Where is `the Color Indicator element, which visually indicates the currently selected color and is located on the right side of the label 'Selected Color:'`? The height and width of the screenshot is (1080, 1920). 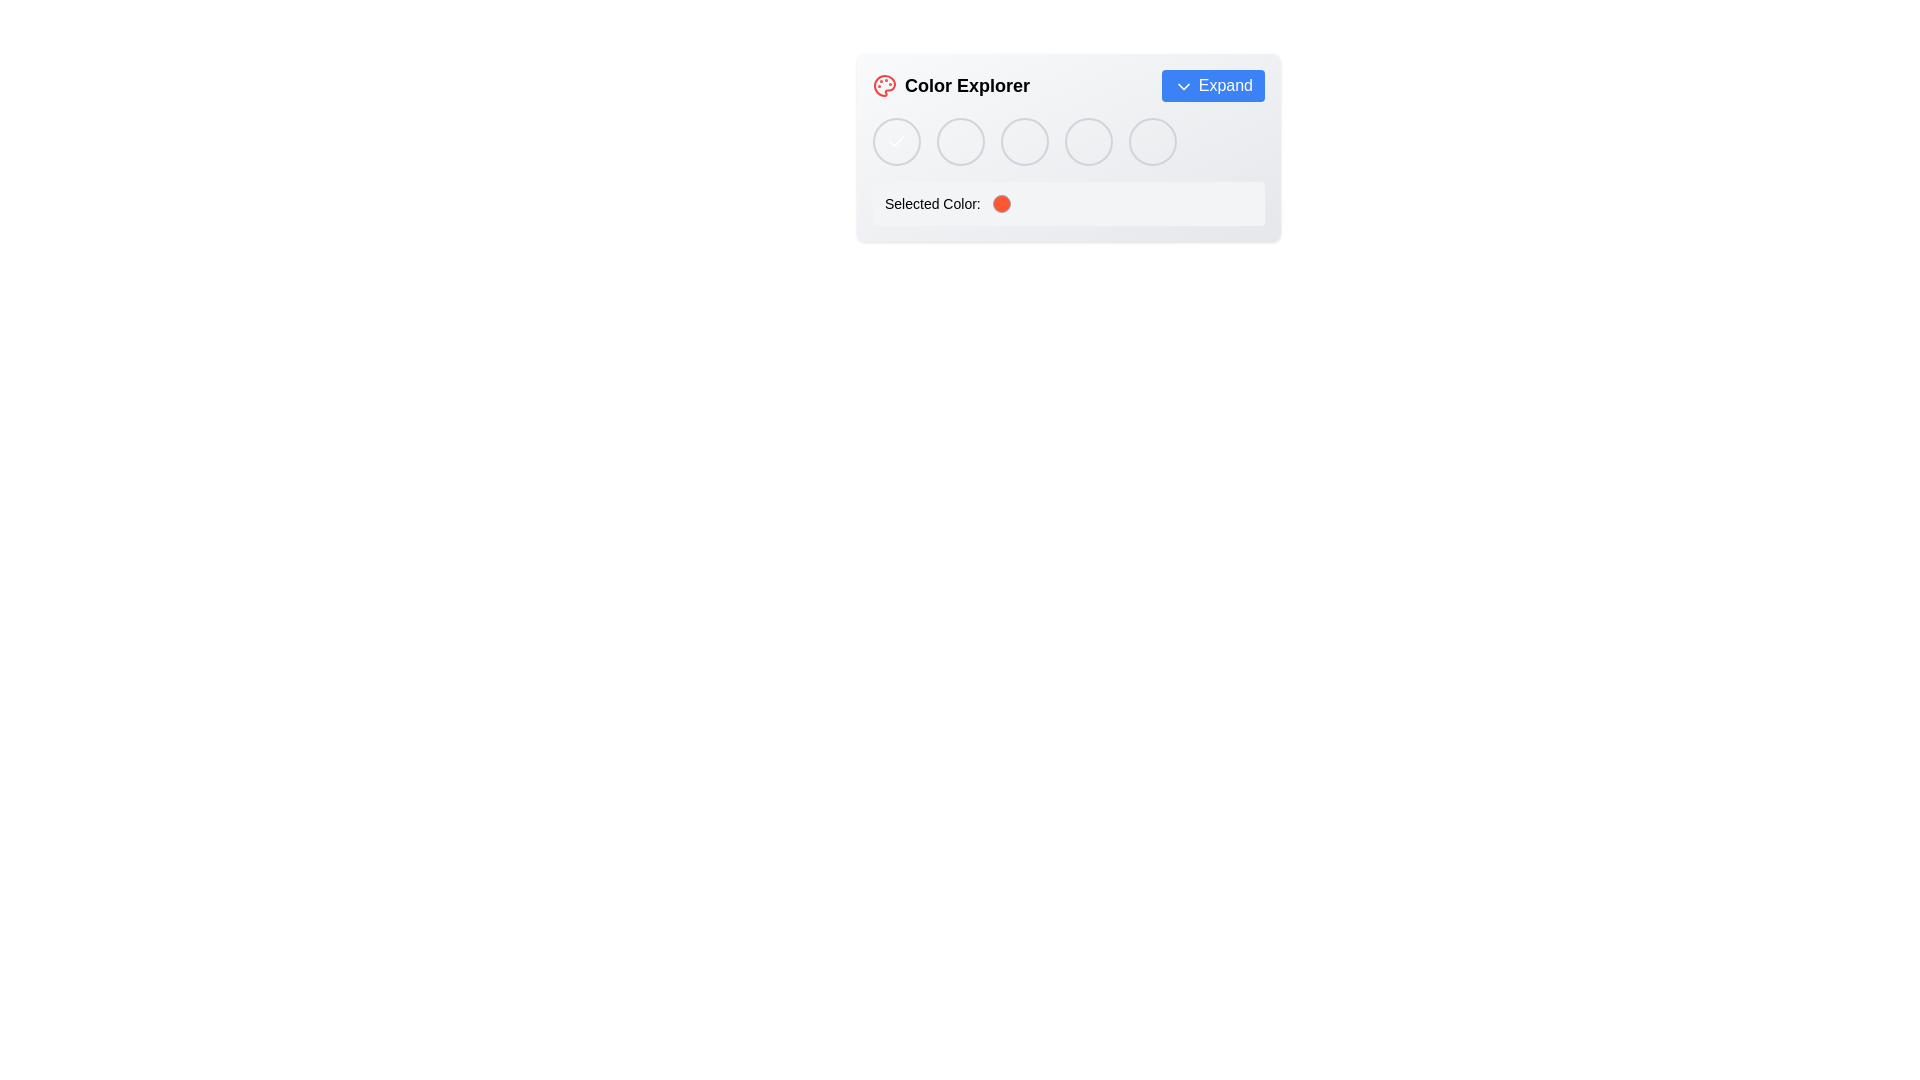
the Color Indicator element, which visually indicates the currently selected color and is located on the right side of the label 'Selected Color:' is located at coordinates (1001, 204).